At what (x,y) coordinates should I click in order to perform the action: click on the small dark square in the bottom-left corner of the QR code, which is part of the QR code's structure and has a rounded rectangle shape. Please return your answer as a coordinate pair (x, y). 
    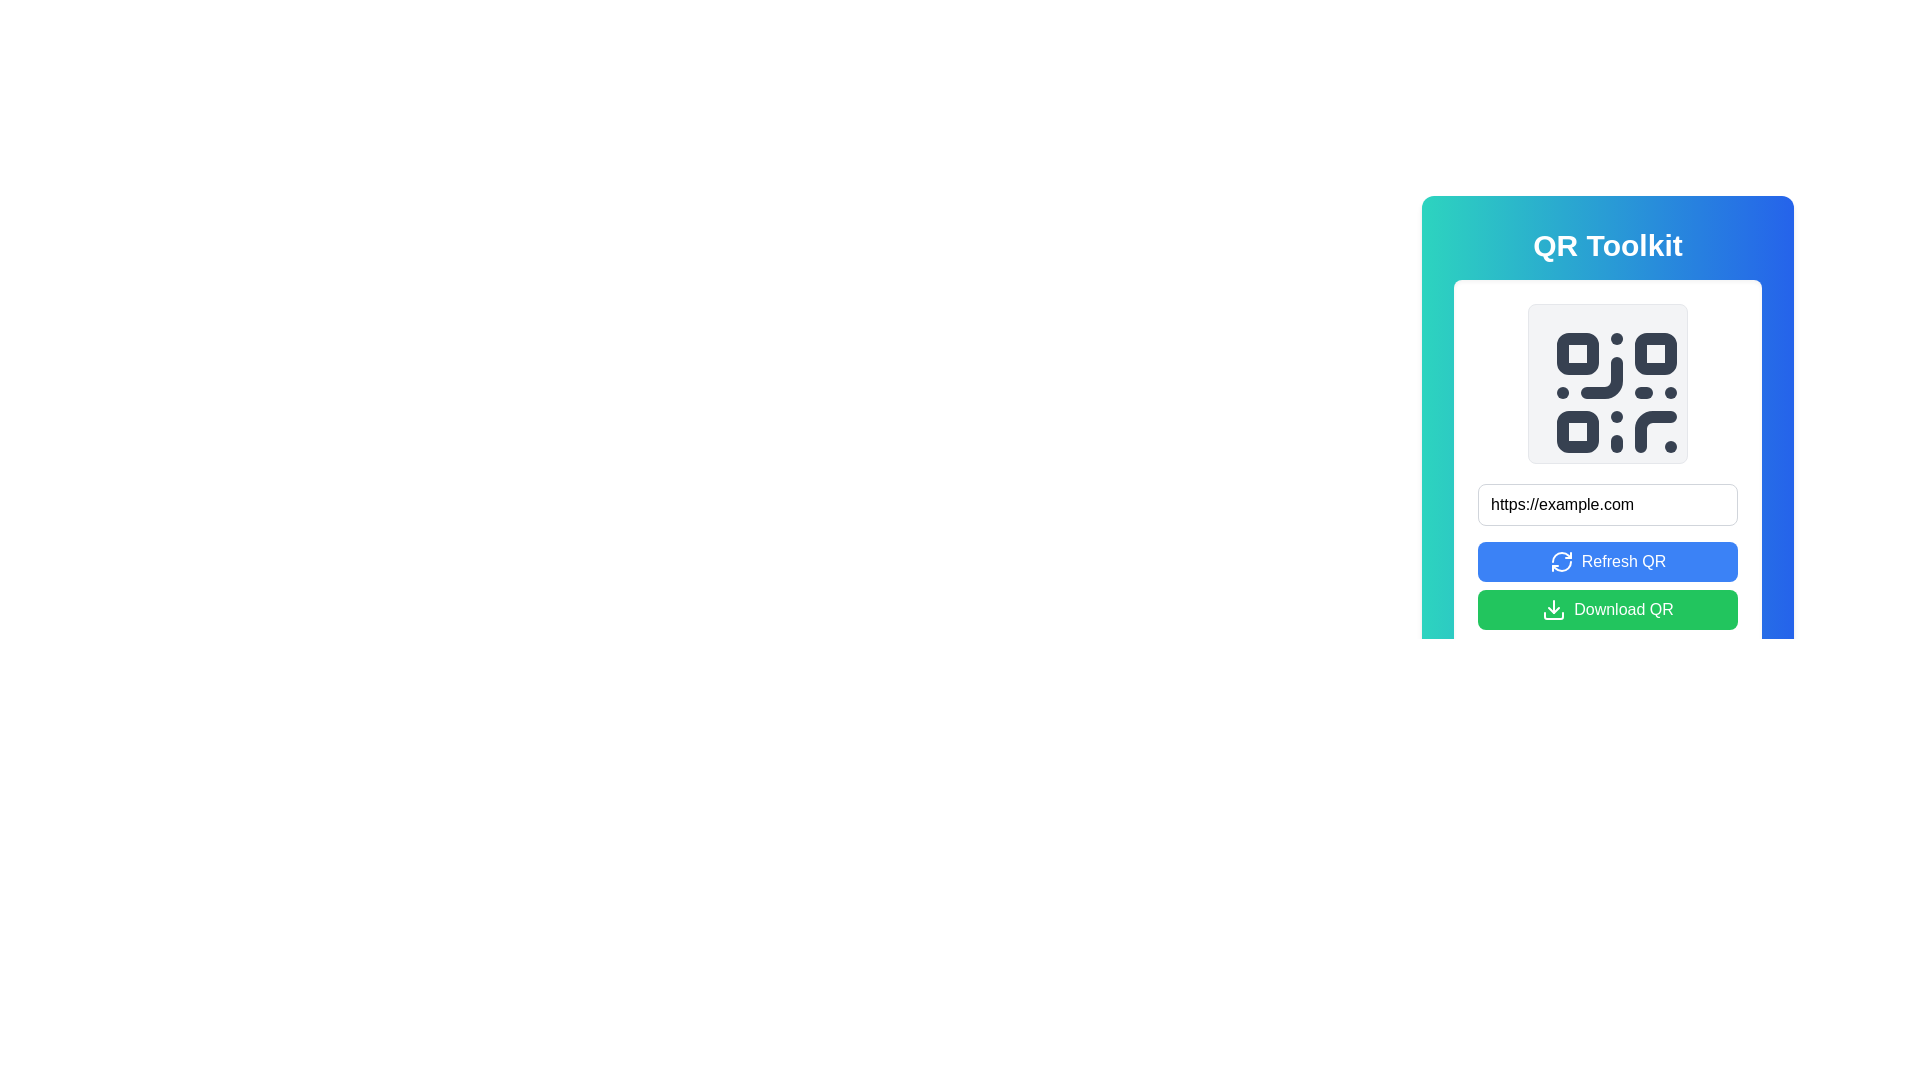
    Looking at the image, I should click on (1577, 431).